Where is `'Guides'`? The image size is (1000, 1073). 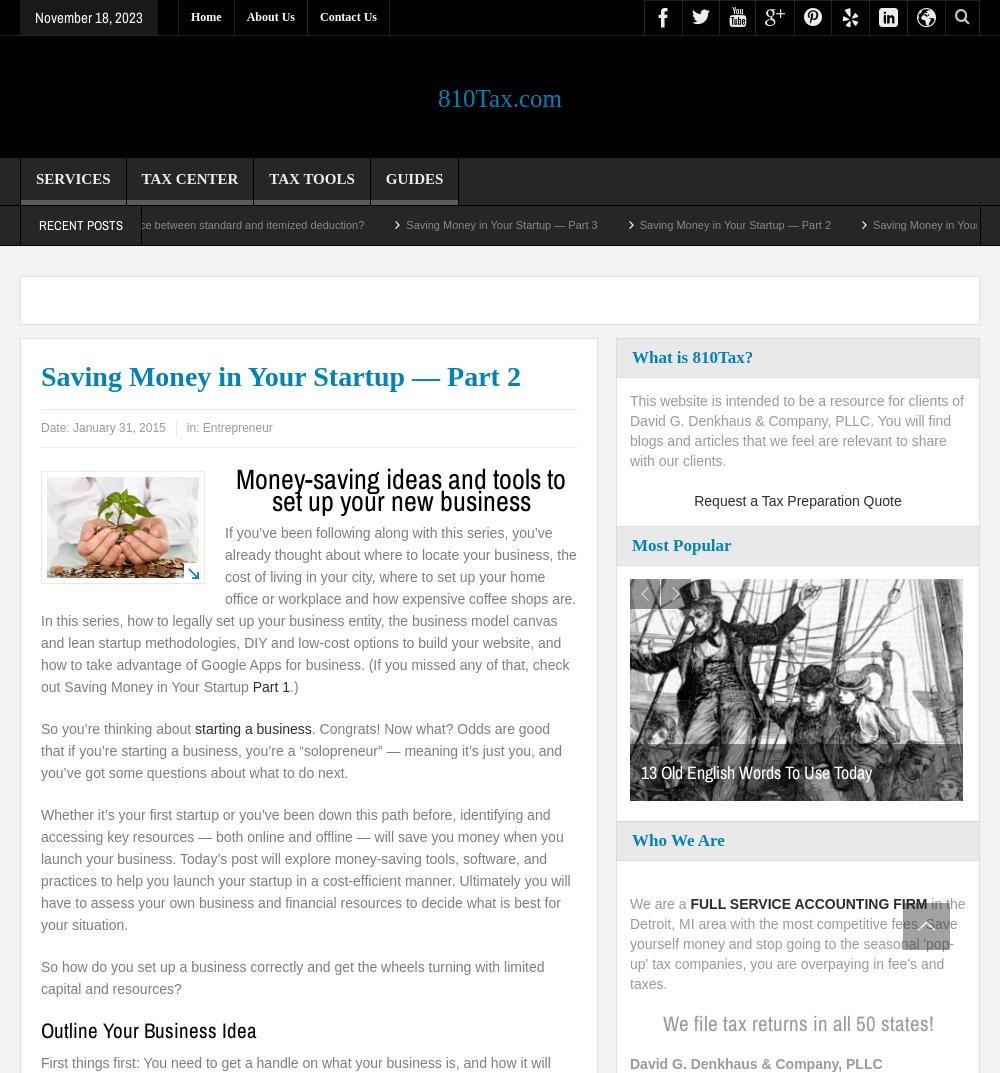 'Guides' is located at coordinates (385, 177).